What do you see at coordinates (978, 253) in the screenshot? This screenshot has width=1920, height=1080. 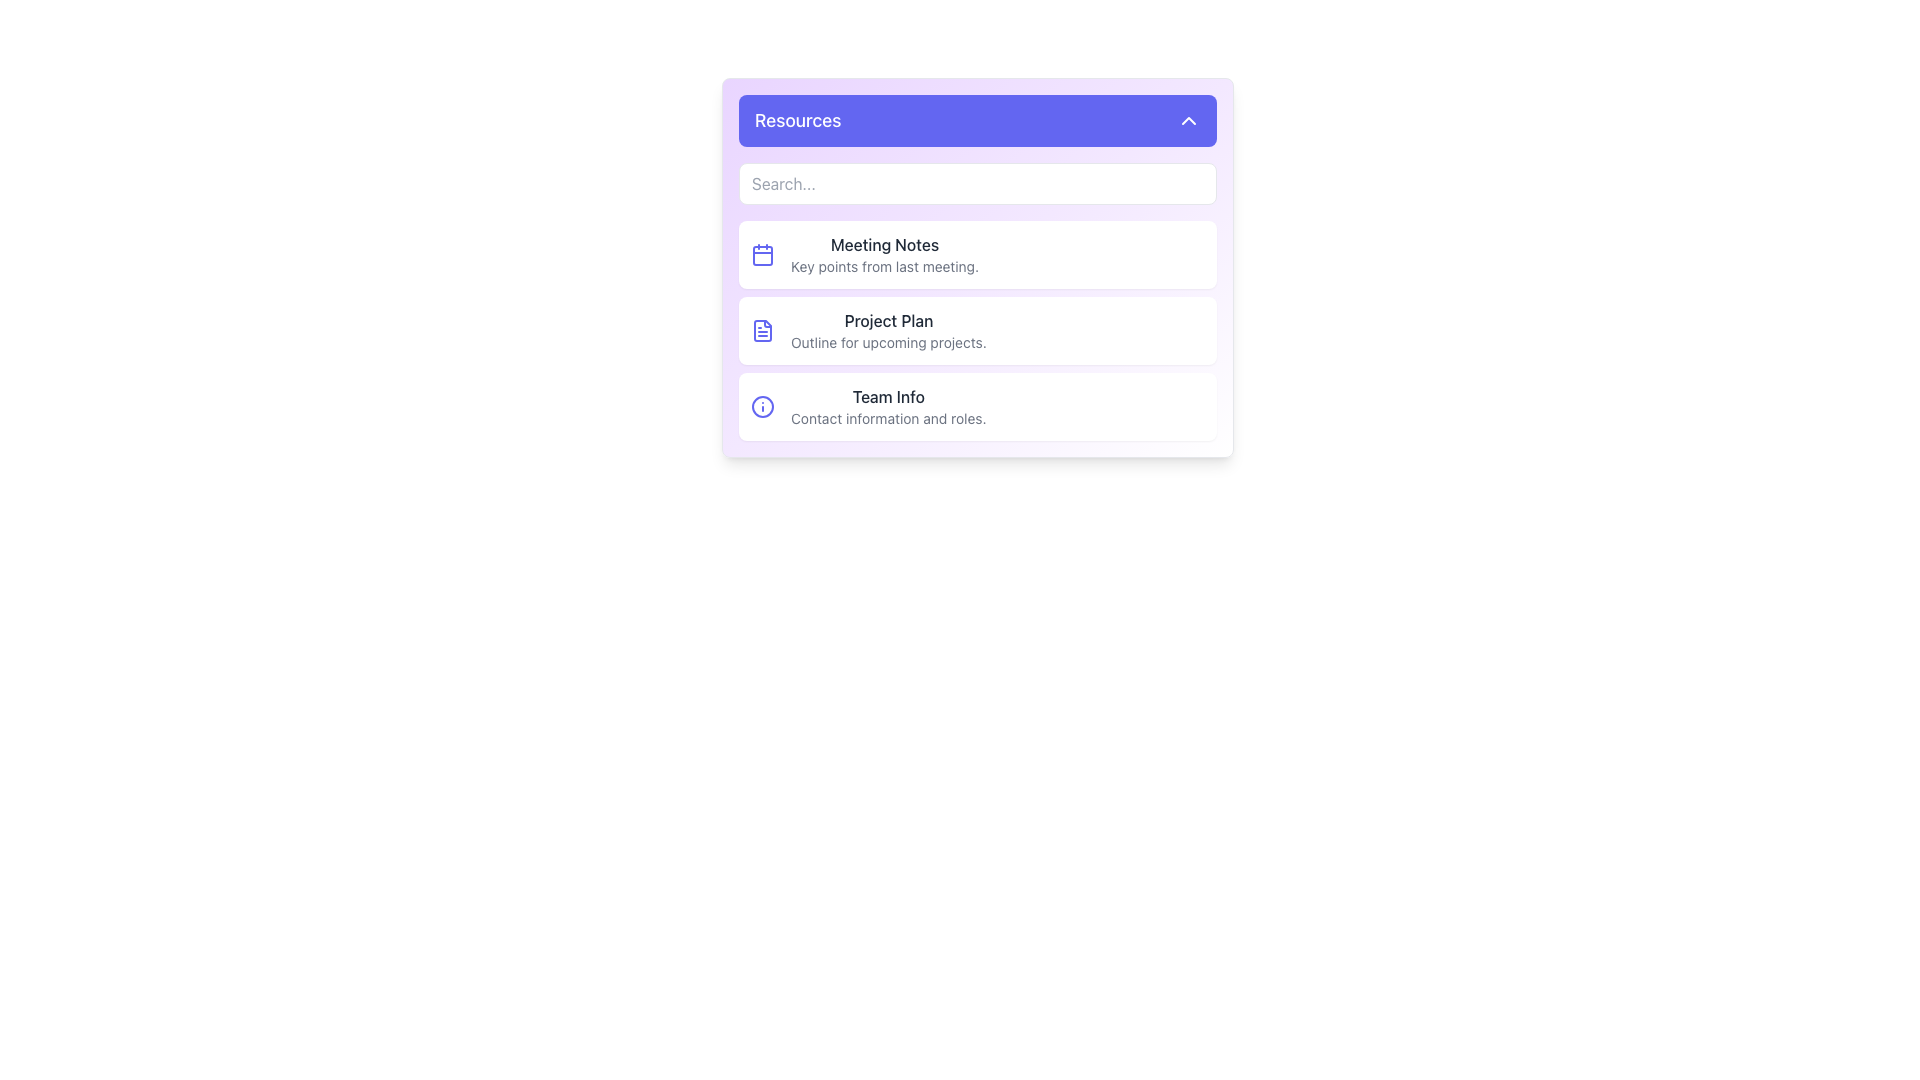 I see `the first item in the interactive list that provides access to meeting notes` at bounding box center [978, 253].